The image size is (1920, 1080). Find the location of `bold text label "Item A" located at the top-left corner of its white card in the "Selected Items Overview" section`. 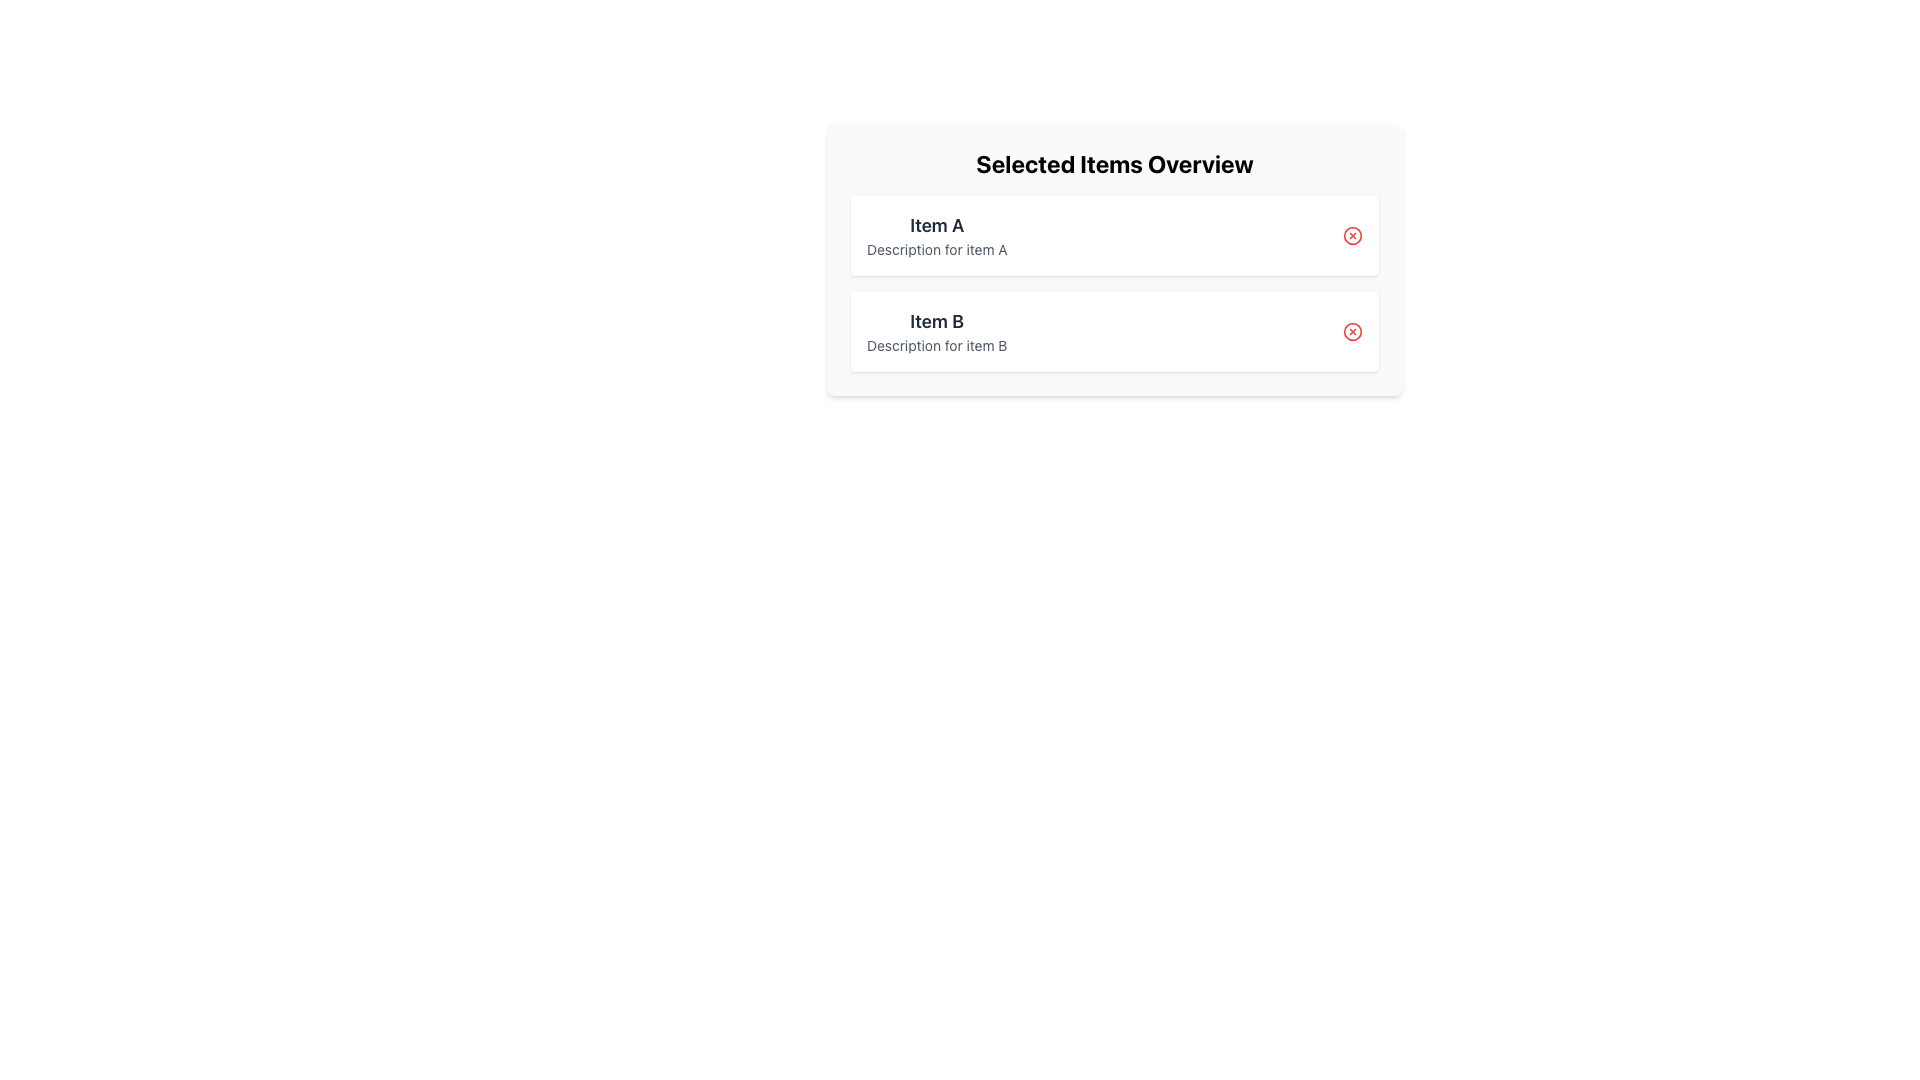

bold text label "Item A" located at the top-left corner of its white card in the "Selected Items Overview" section is located at coordinates (936, 225).